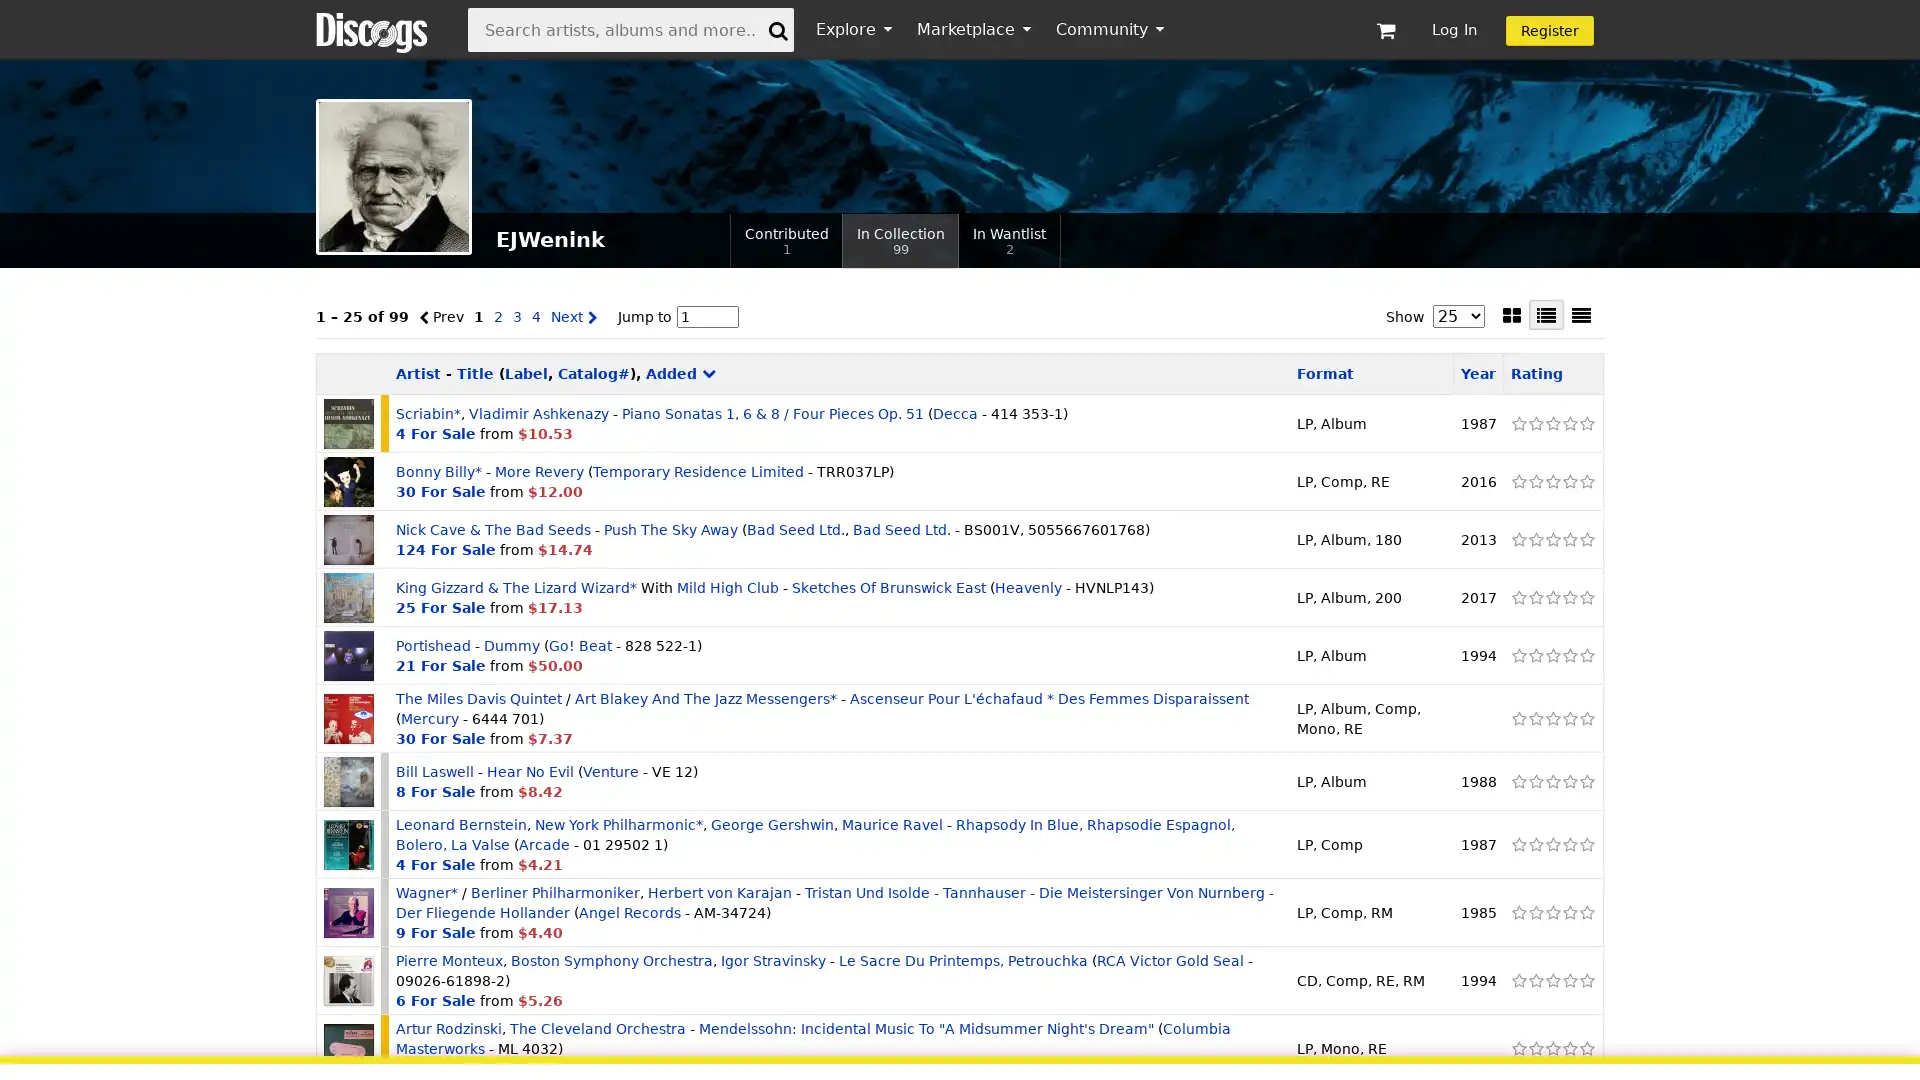 This screenshot has width=1920, height=1080. I want to click on Rate this release 1 star., so click(1518, 781).